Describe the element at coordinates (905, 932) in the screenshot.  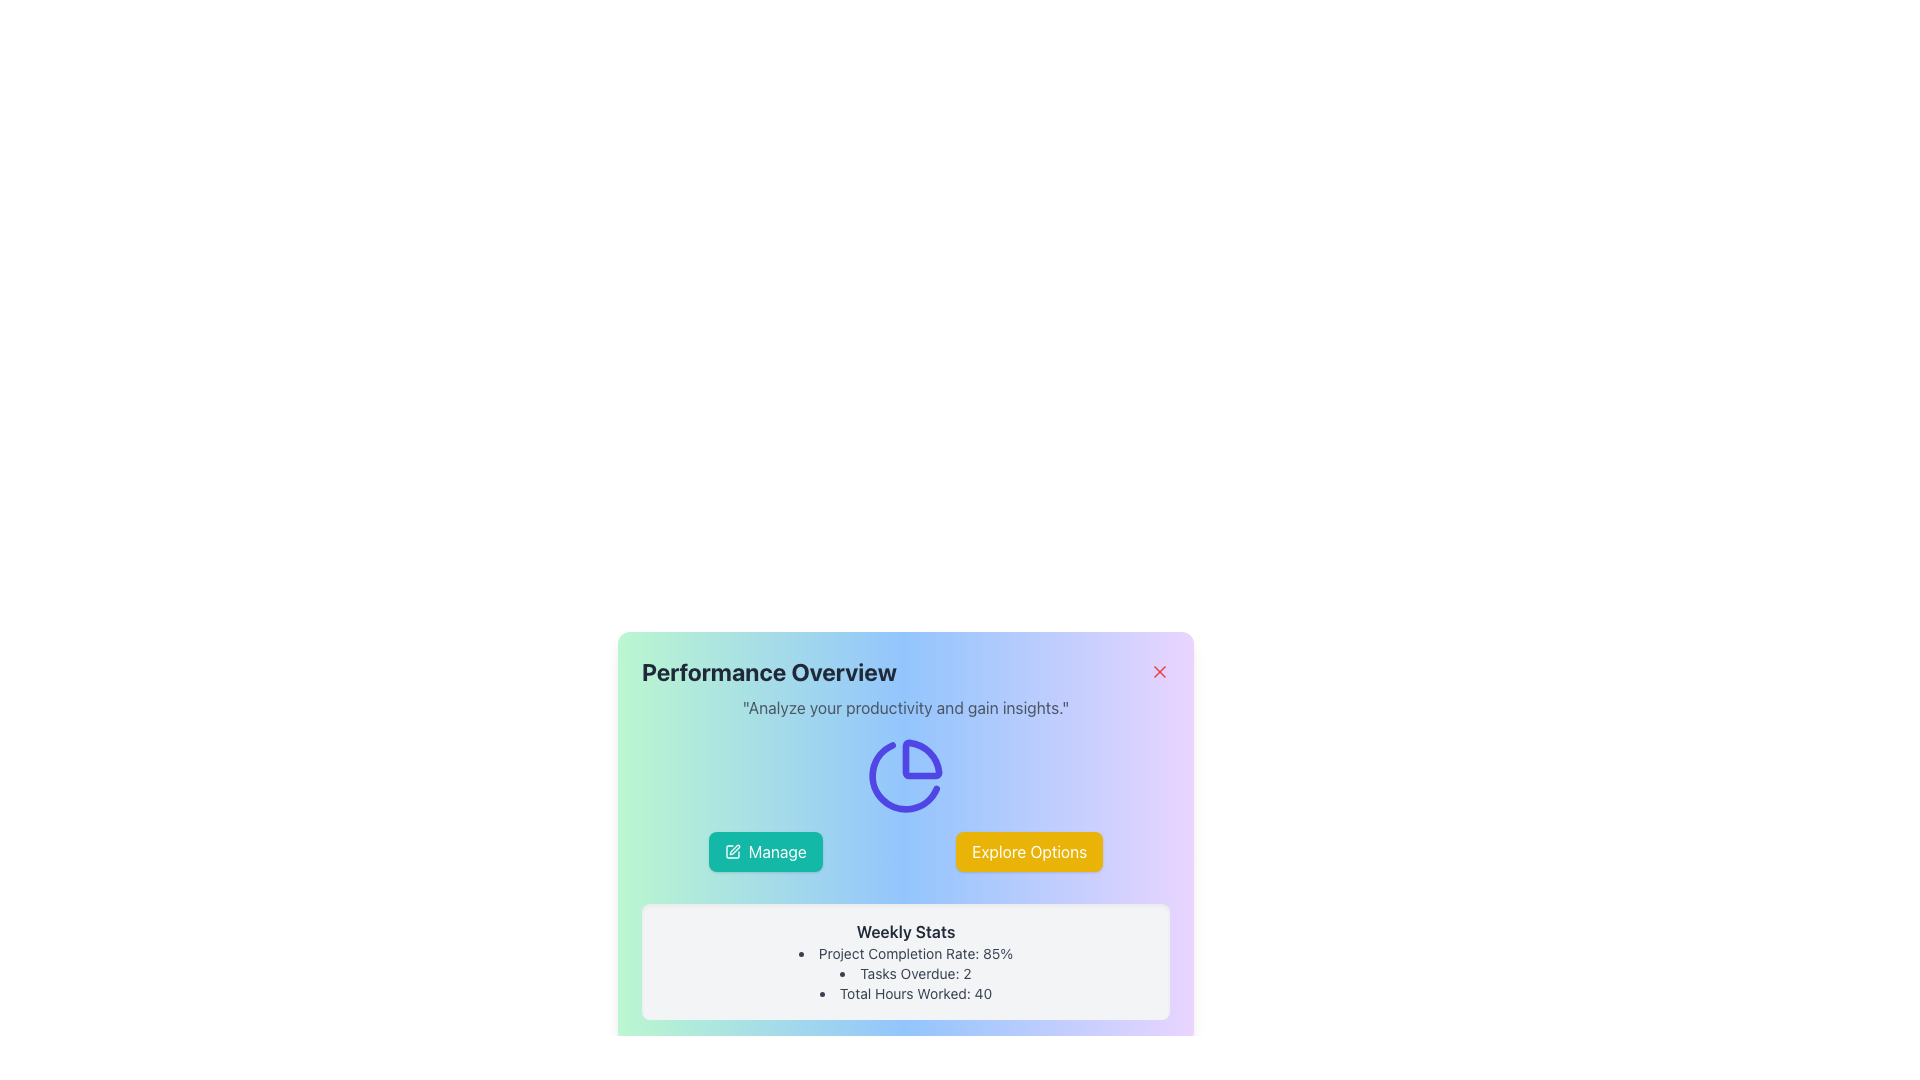
I see `text content of the 'Weekly Stats' label, which is styled in bold with a dark-grey font and located in the bottom section of the 'Performance Overview' panel` at that location.